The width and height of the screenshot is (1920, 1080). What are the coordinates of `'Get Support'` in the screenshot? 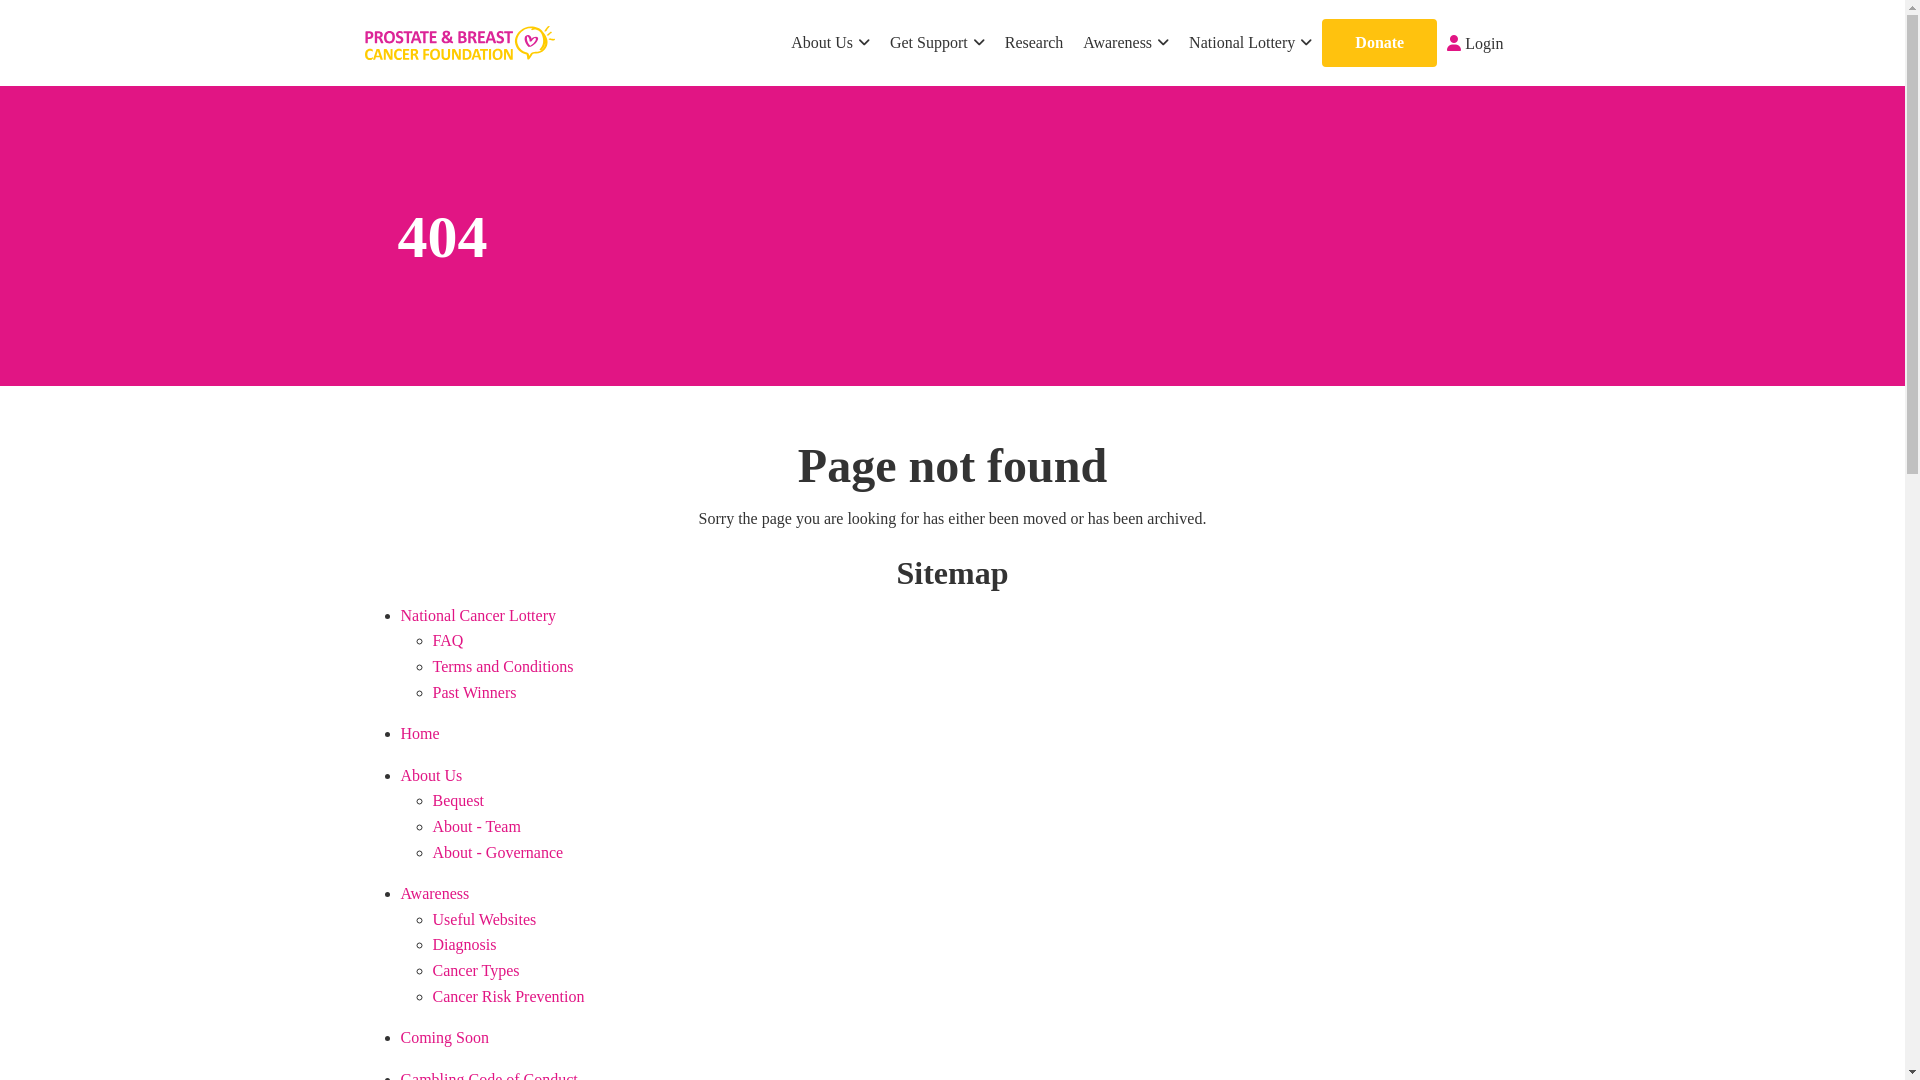 It's located at (936, 42).